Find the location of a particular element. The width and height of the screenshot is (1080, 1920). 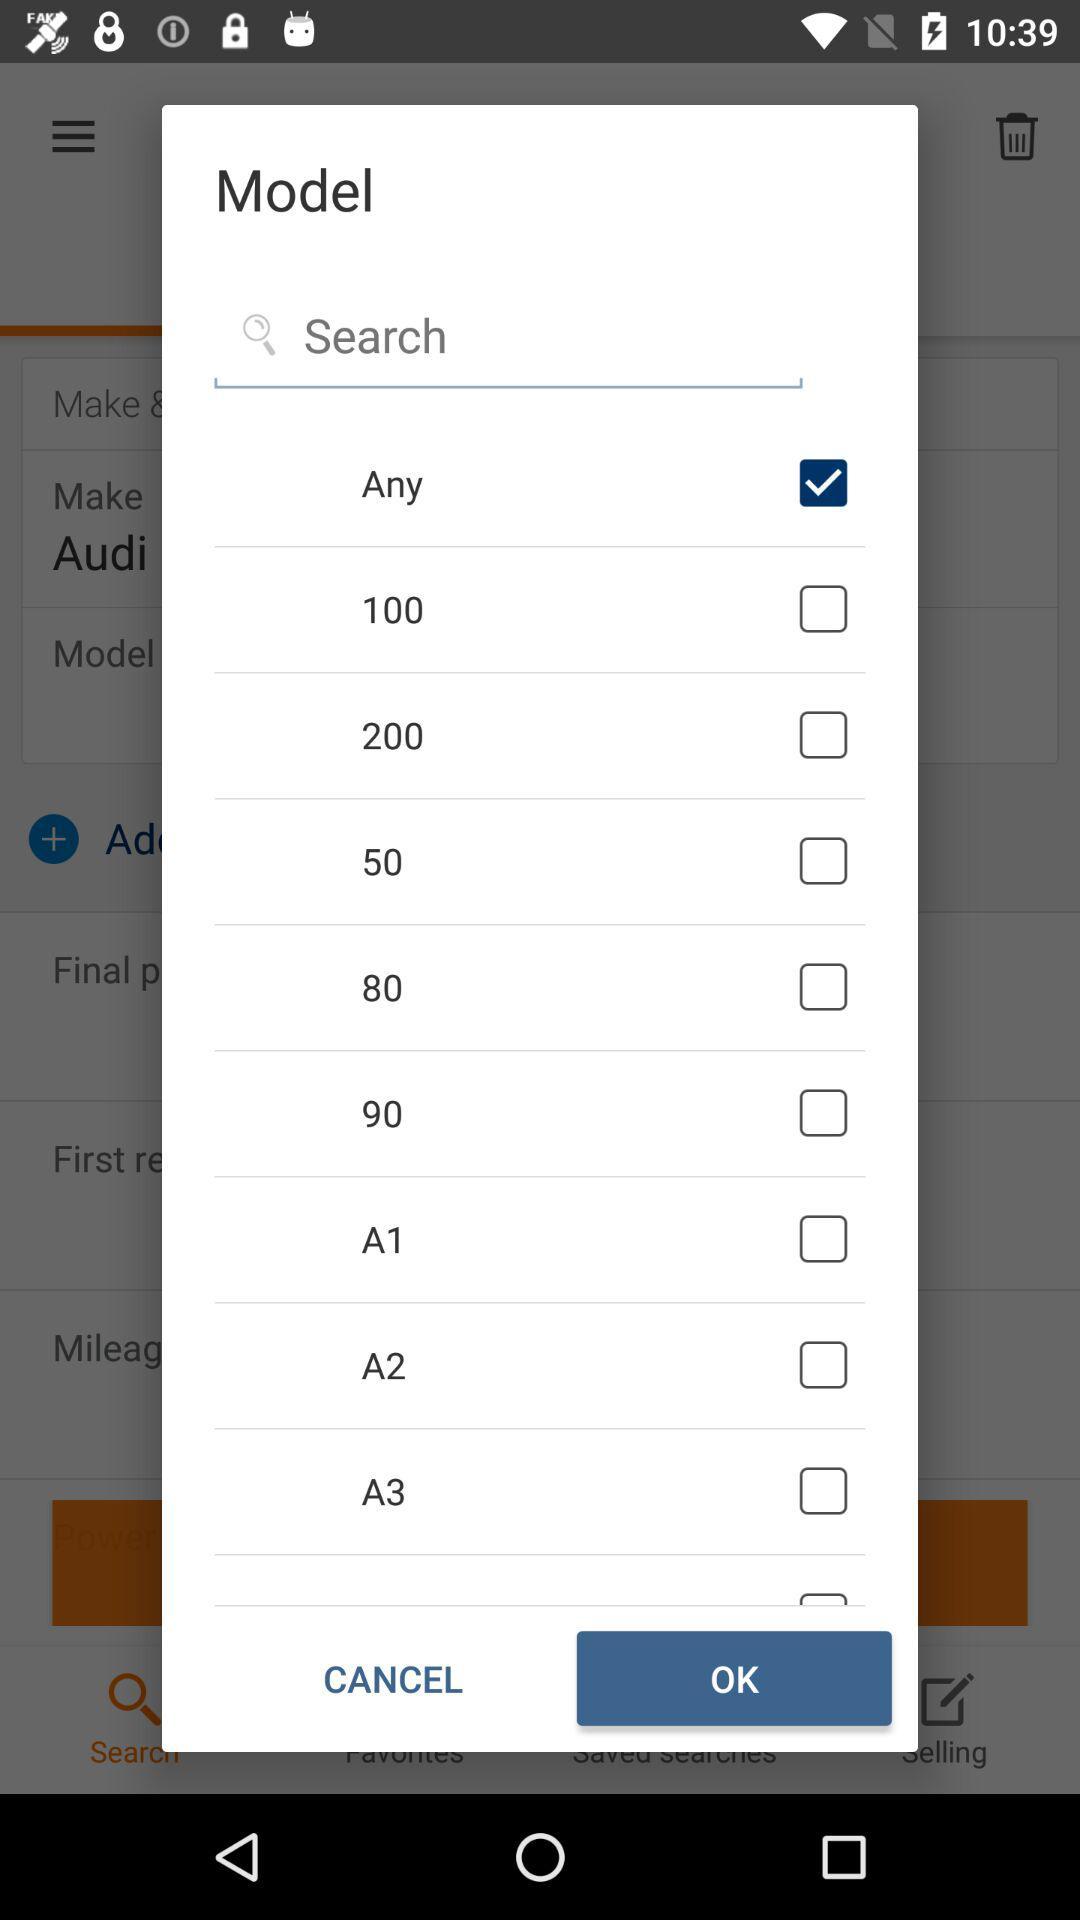

icon below the a4 item is located at coordinates (393, 1678).